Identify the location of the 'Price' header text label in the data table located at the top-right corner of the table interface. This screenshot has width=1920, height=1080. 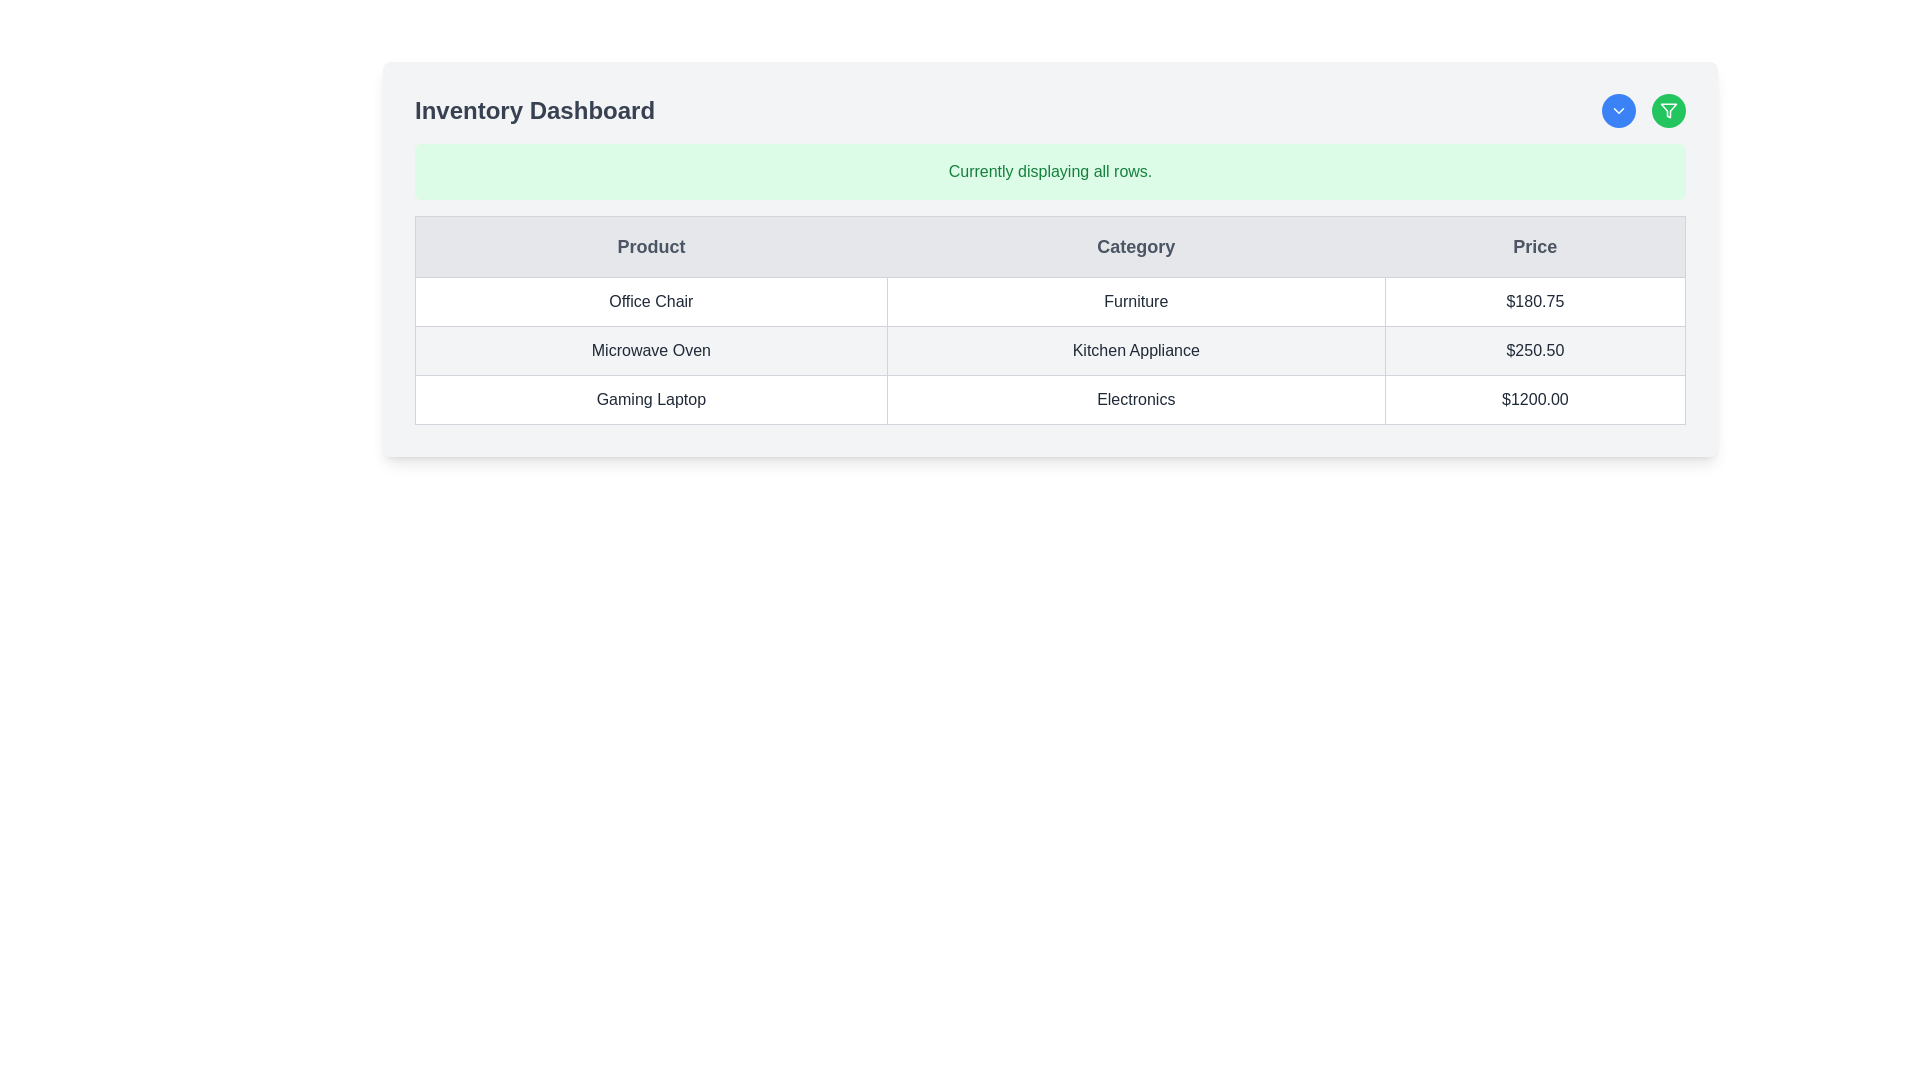
(1534, 245).